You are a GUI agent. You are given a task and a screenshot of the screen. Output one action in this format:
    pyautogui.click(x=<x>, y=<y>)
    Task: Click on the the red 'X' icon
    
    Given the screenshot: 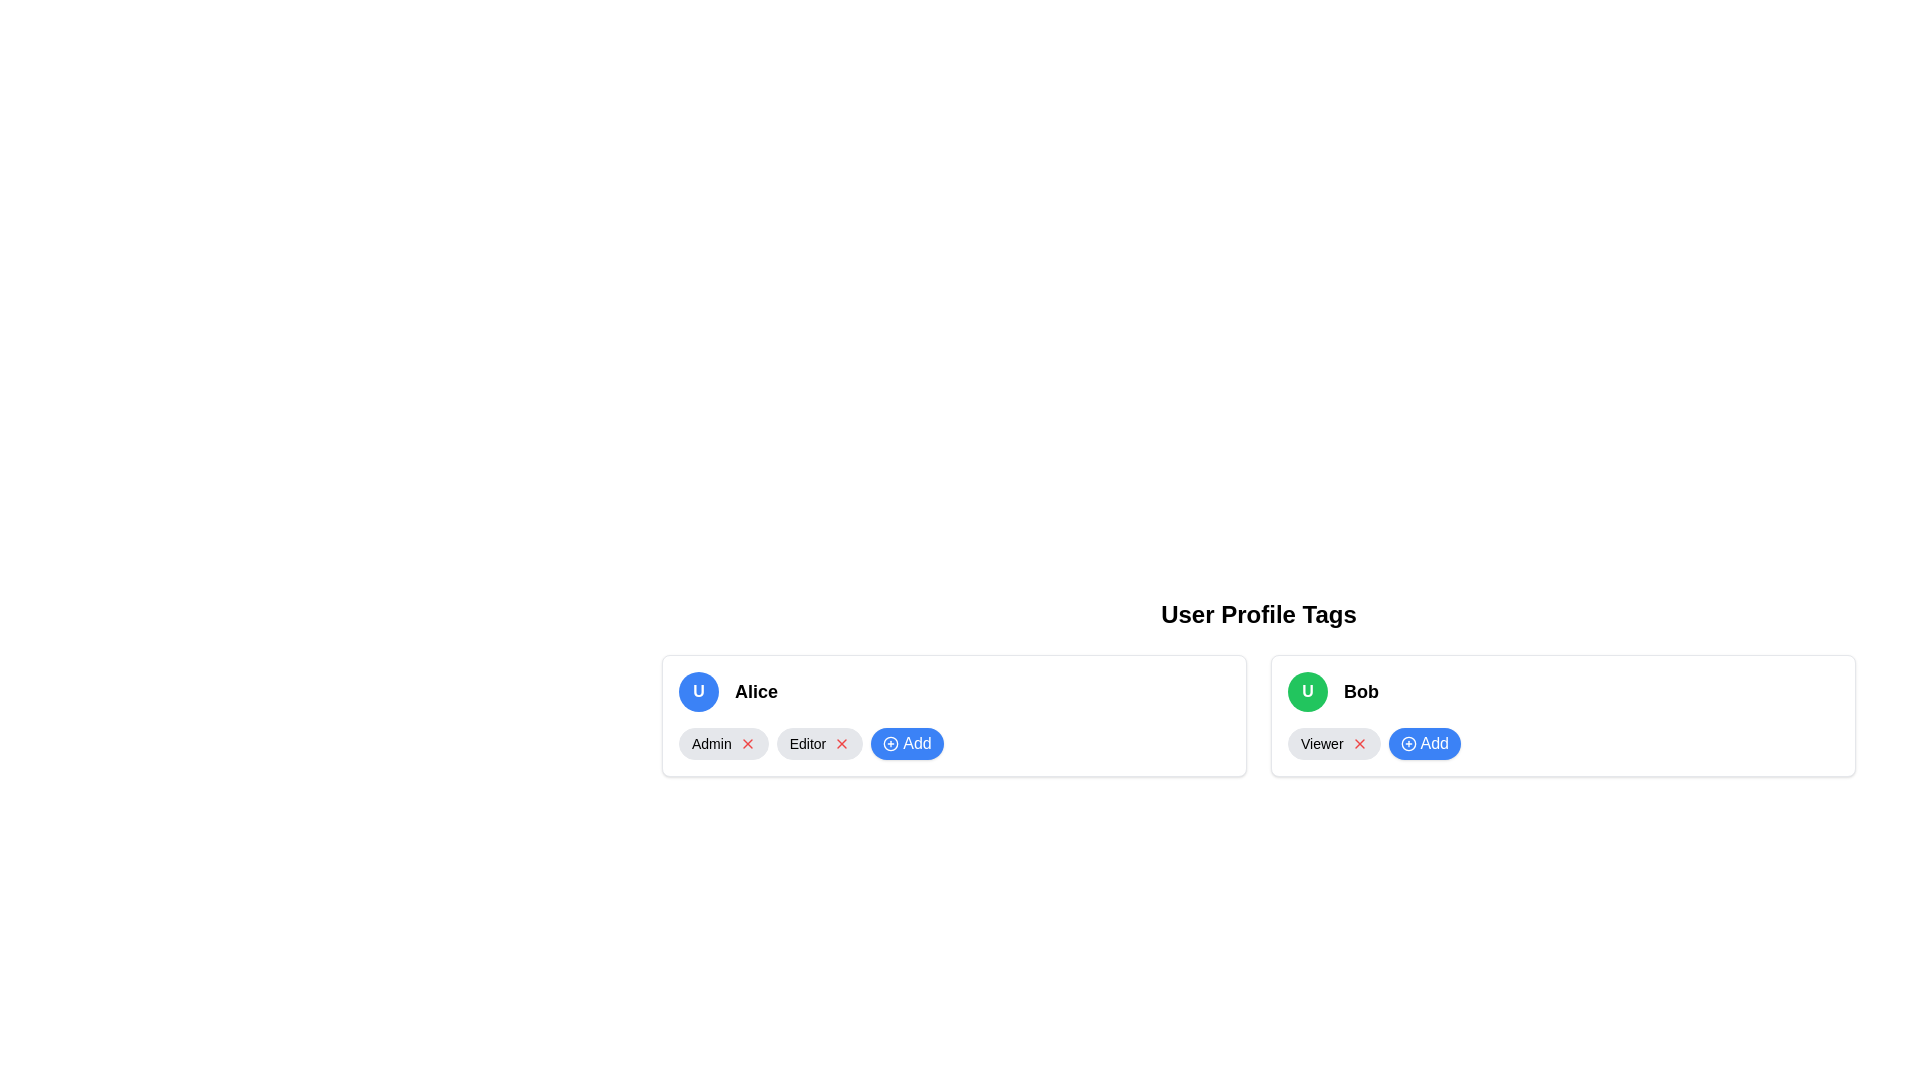 What is the action you would take?
    pyautogui.click(x=746, y=744)
    